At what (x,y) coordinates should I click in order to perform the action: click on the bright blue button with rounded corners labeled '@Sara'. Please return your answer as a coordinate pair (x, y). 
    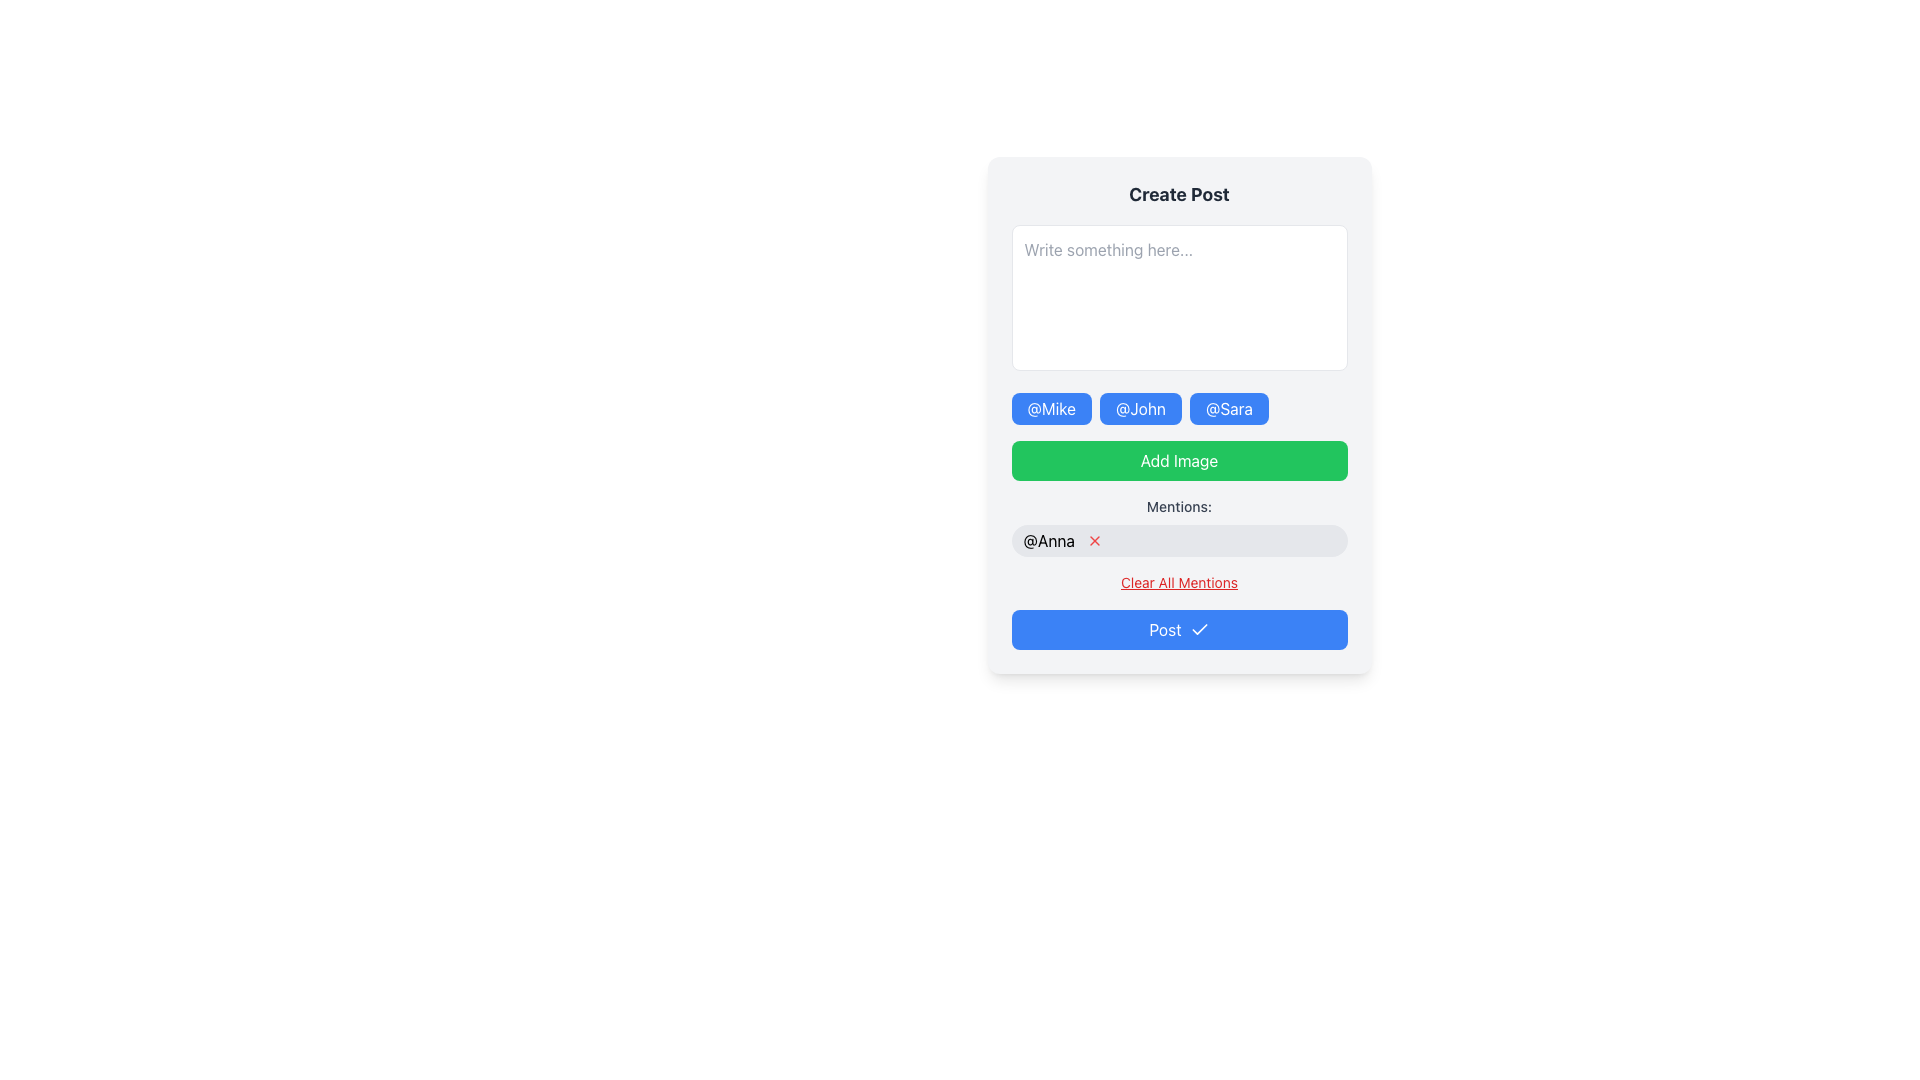
    Looking at the image, I should click on (1228, 407).